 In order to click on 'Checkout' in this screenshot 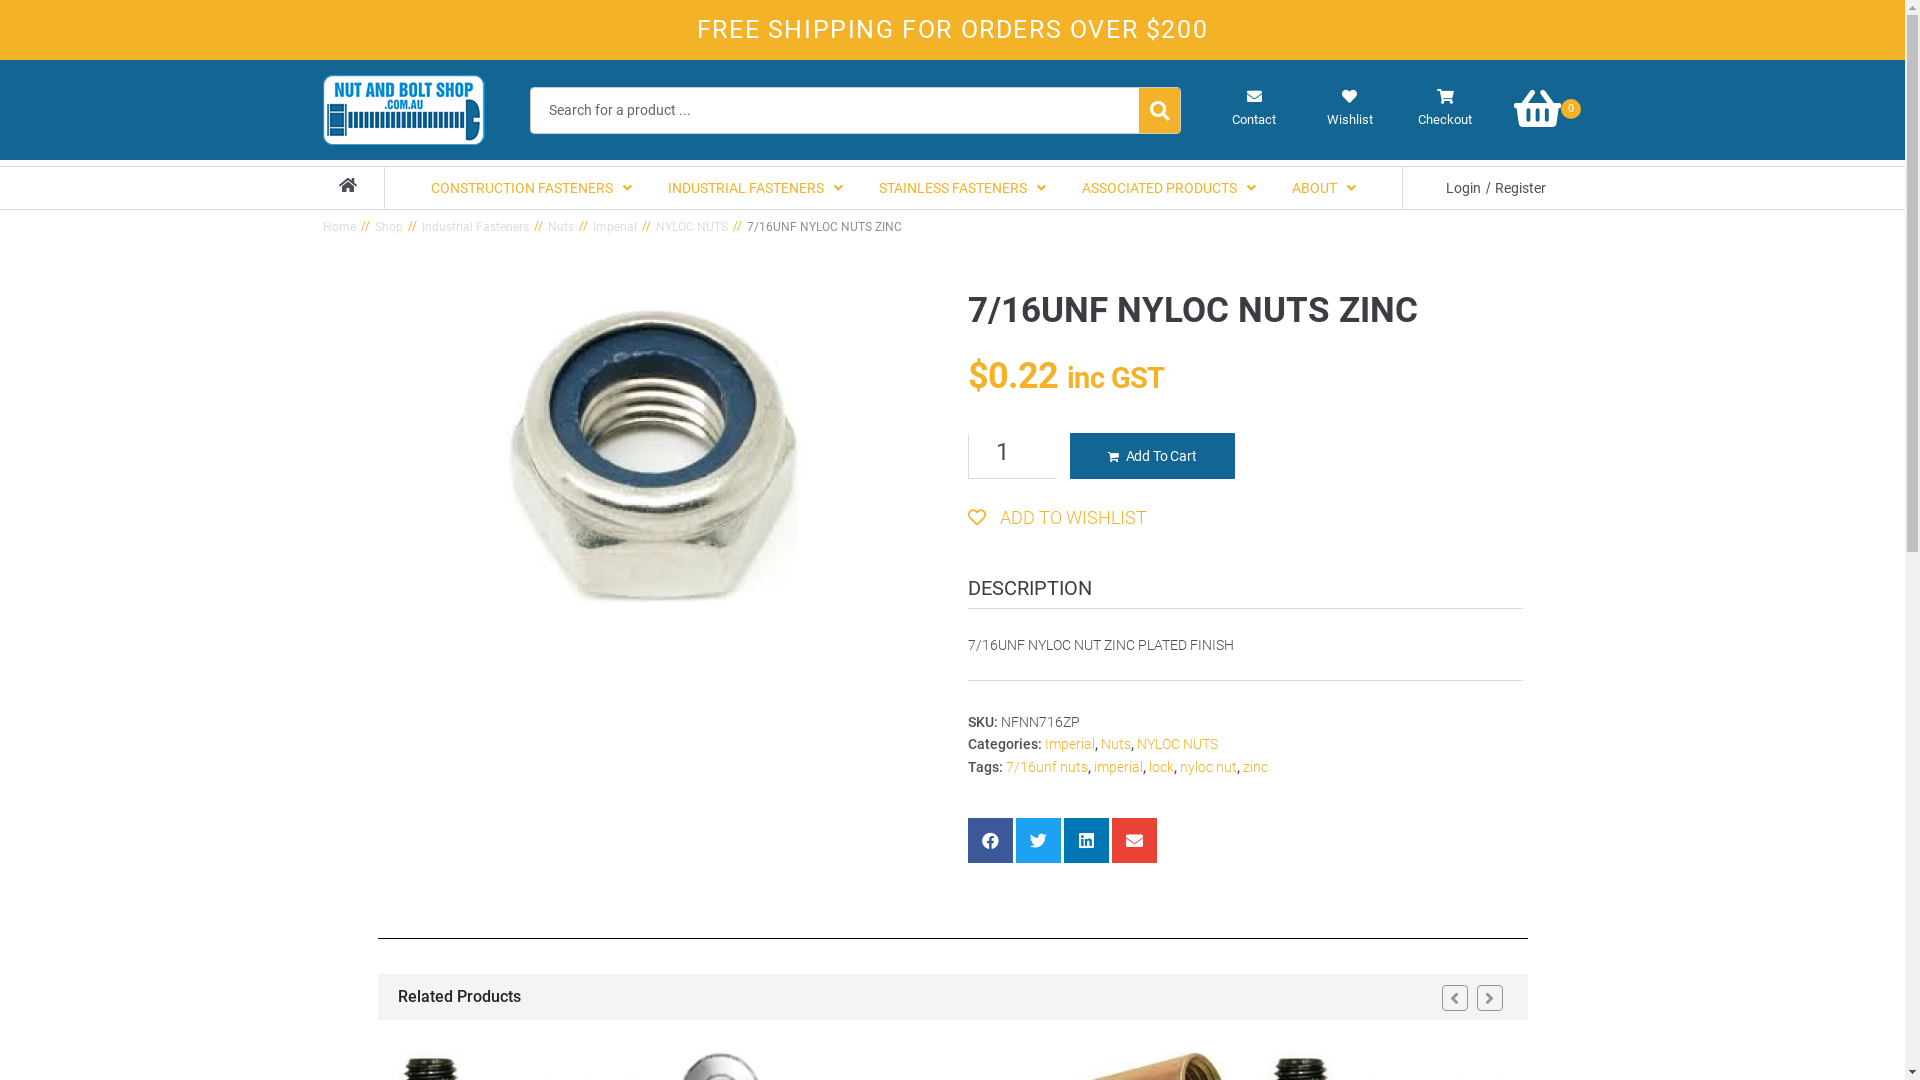, I will do `click(1444, 108)`.